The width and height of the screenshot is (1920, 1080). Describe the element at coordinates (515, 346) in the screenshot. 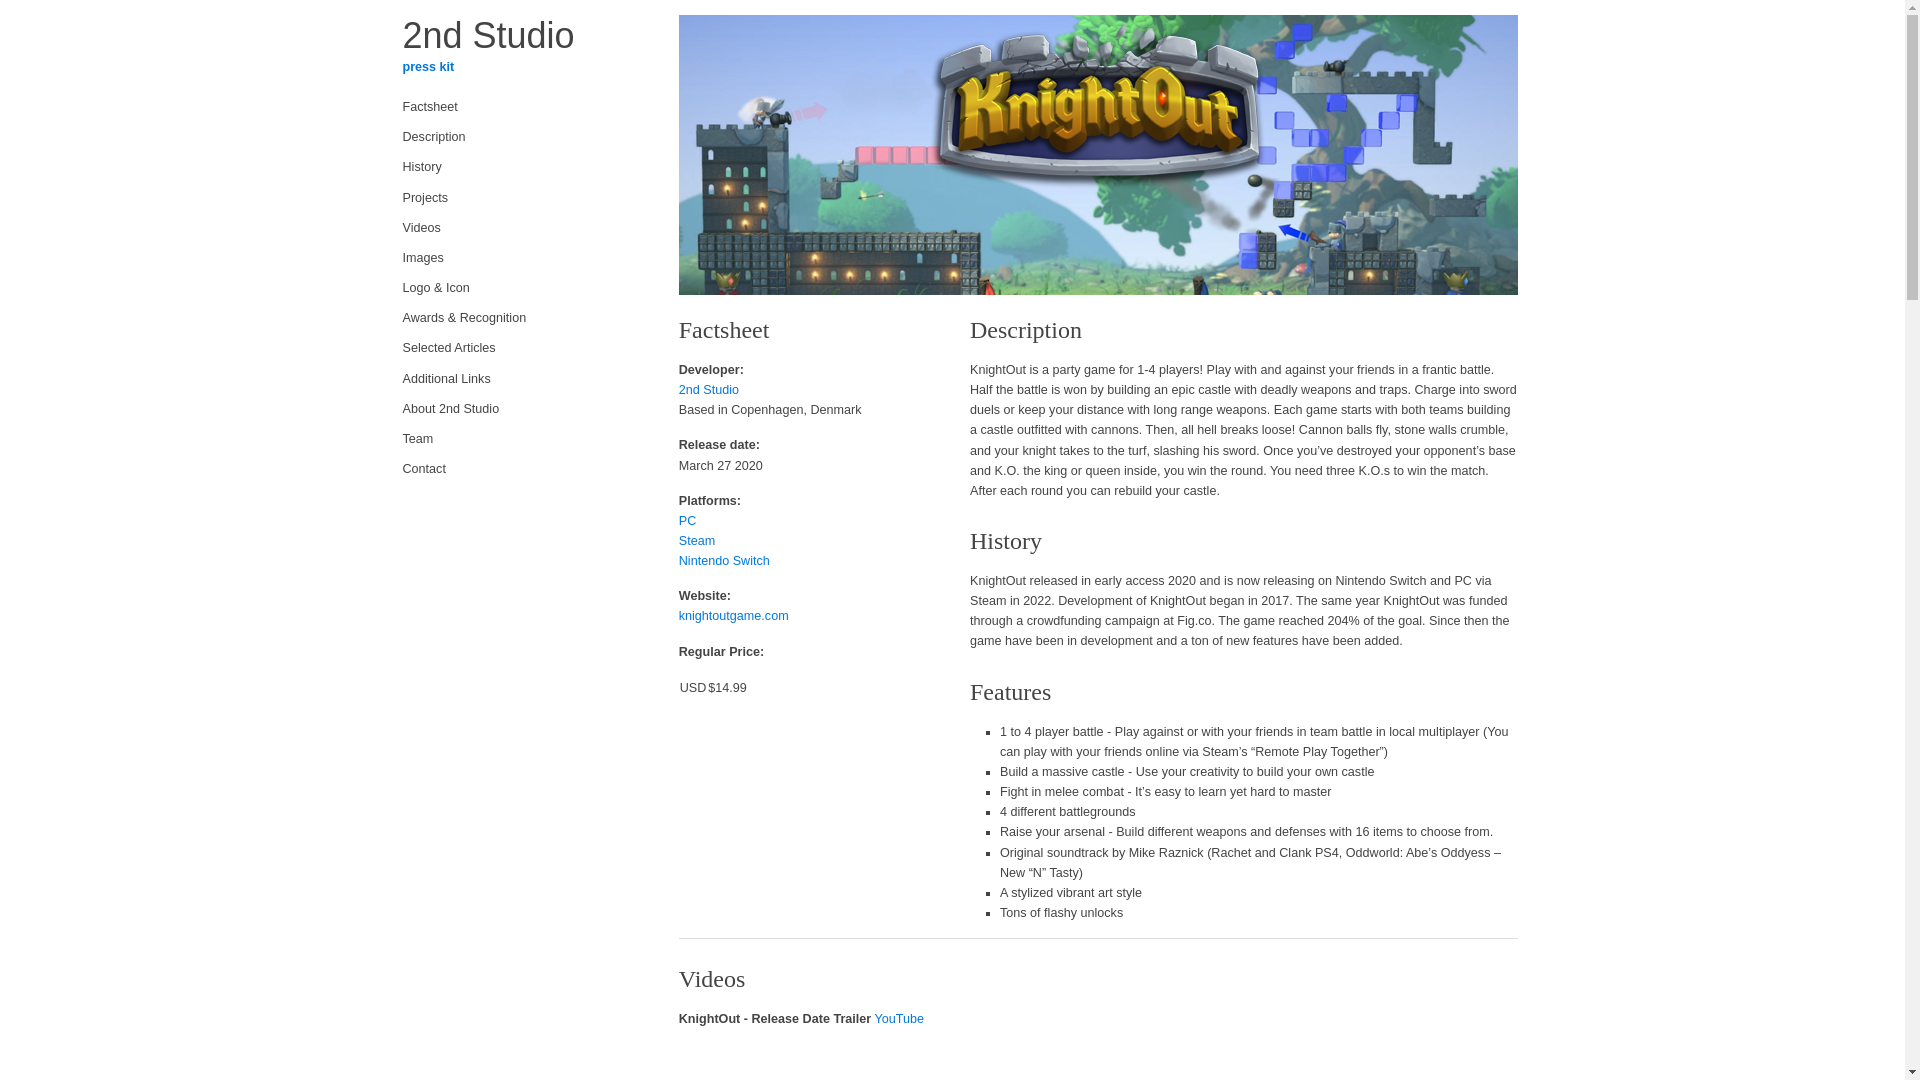

I see `'Selected Articles'` at that location.